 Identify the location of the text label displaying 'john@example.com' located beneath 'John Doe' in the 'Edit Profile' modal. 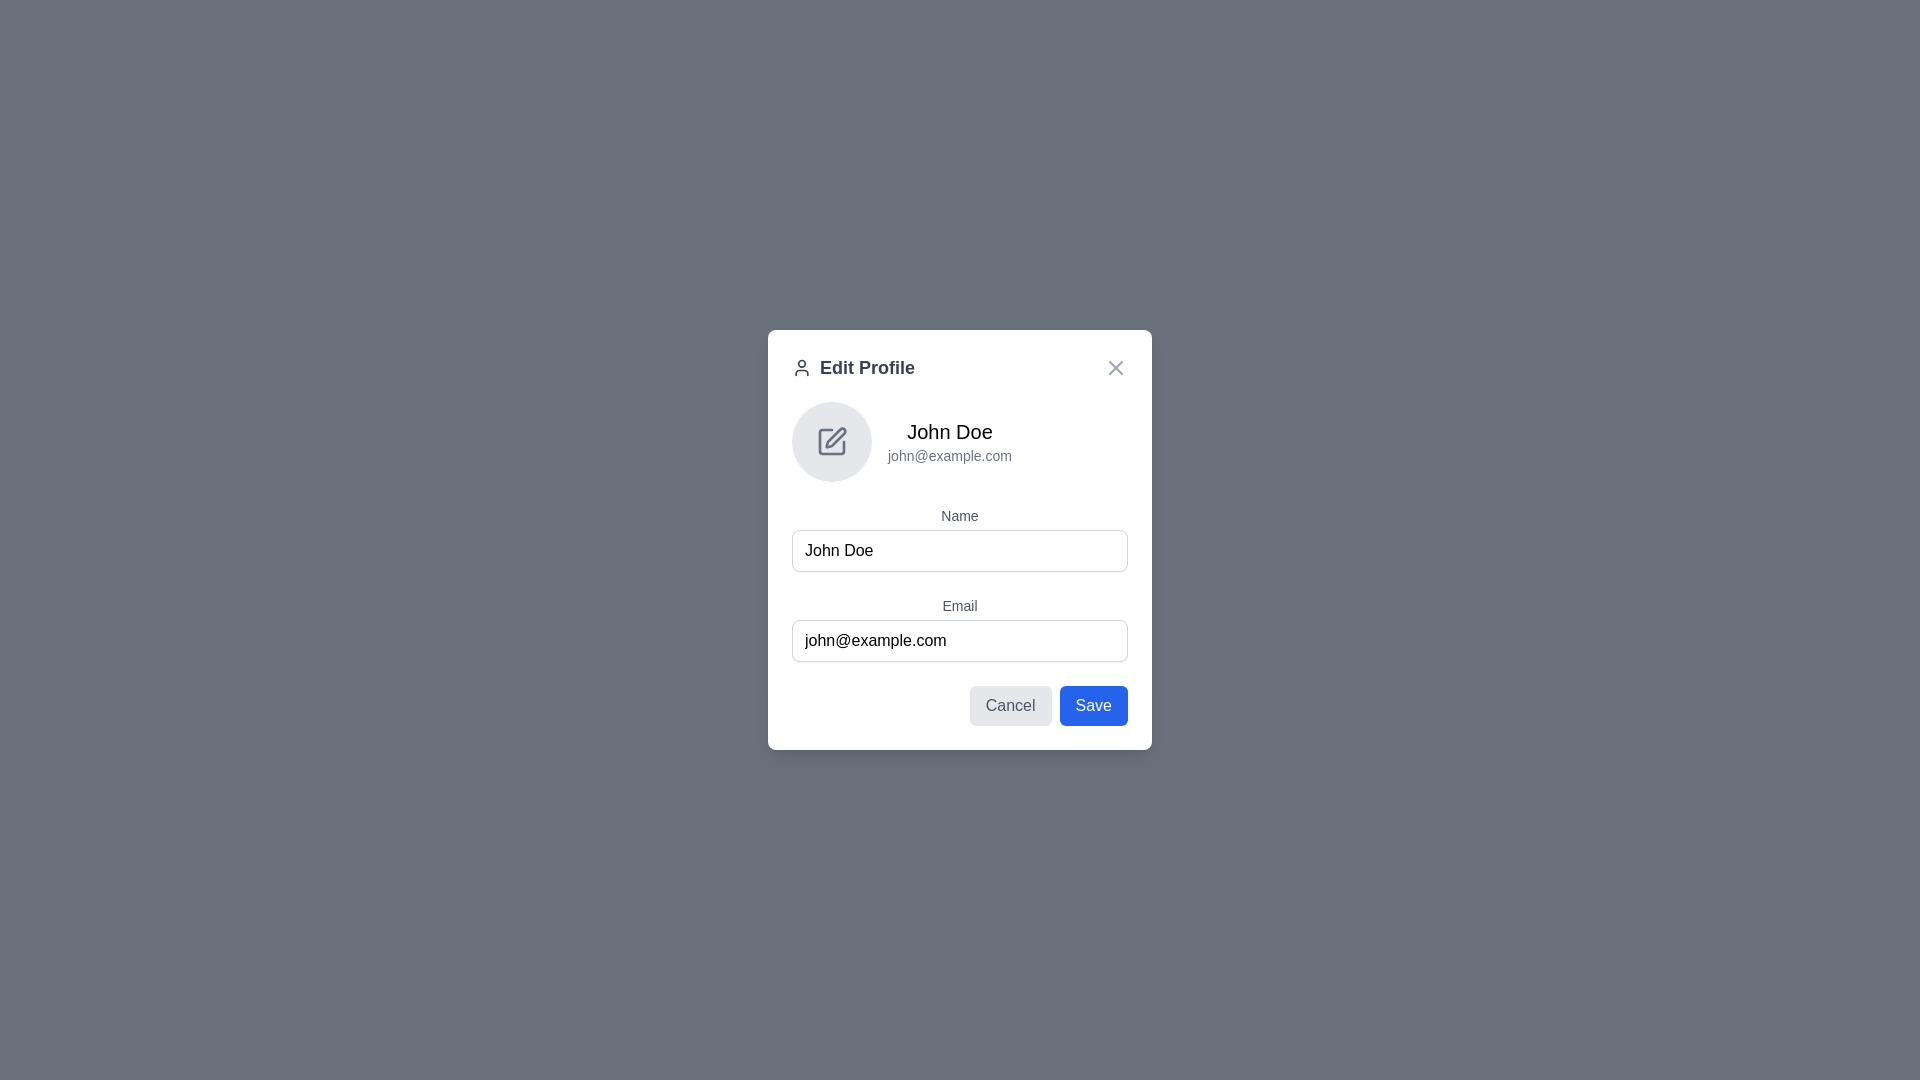
(949, 455).